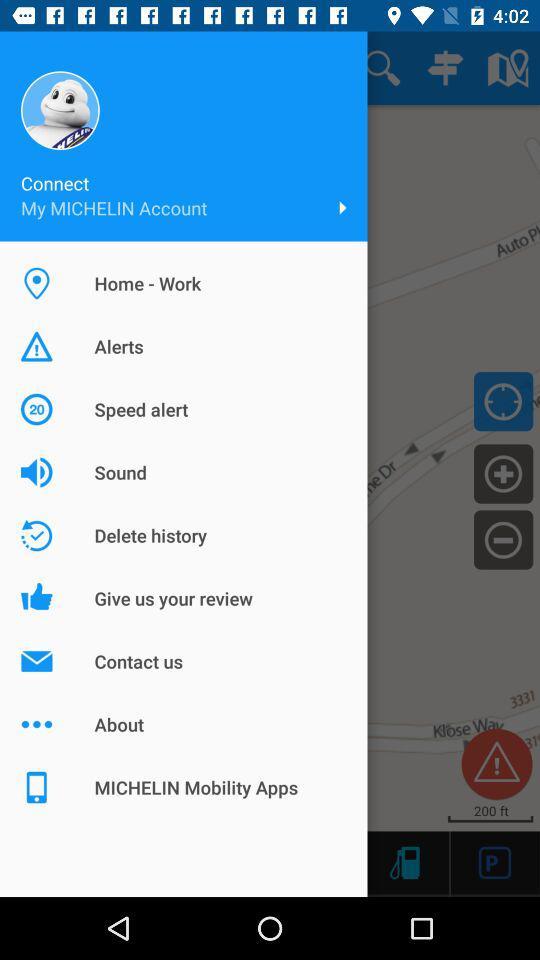 The height and width of the screenshot is (960, 540). Describe the element at coordinates (502, 473) in the screenshot. I see `the add icon` at that location.